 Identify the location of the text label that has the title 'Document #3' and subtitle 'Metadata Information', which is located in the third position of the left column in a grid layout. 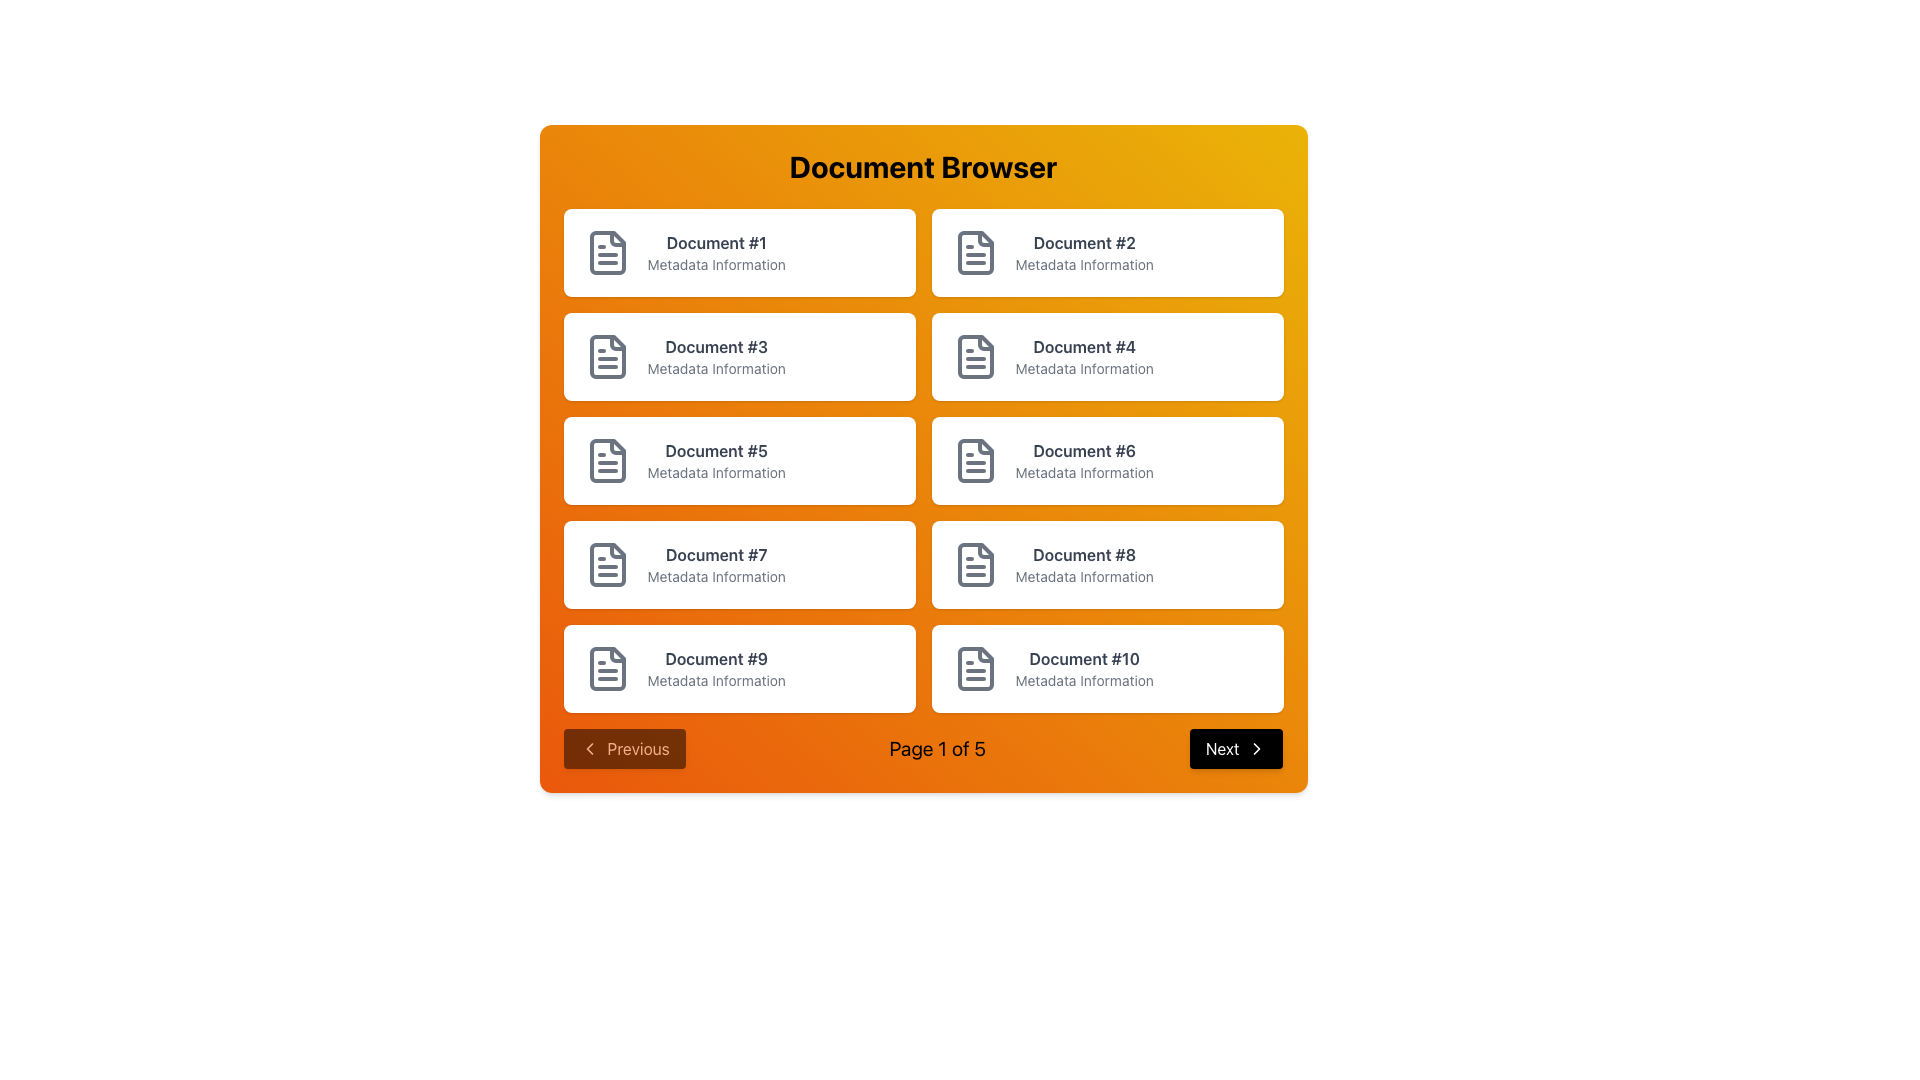
(716, 356).